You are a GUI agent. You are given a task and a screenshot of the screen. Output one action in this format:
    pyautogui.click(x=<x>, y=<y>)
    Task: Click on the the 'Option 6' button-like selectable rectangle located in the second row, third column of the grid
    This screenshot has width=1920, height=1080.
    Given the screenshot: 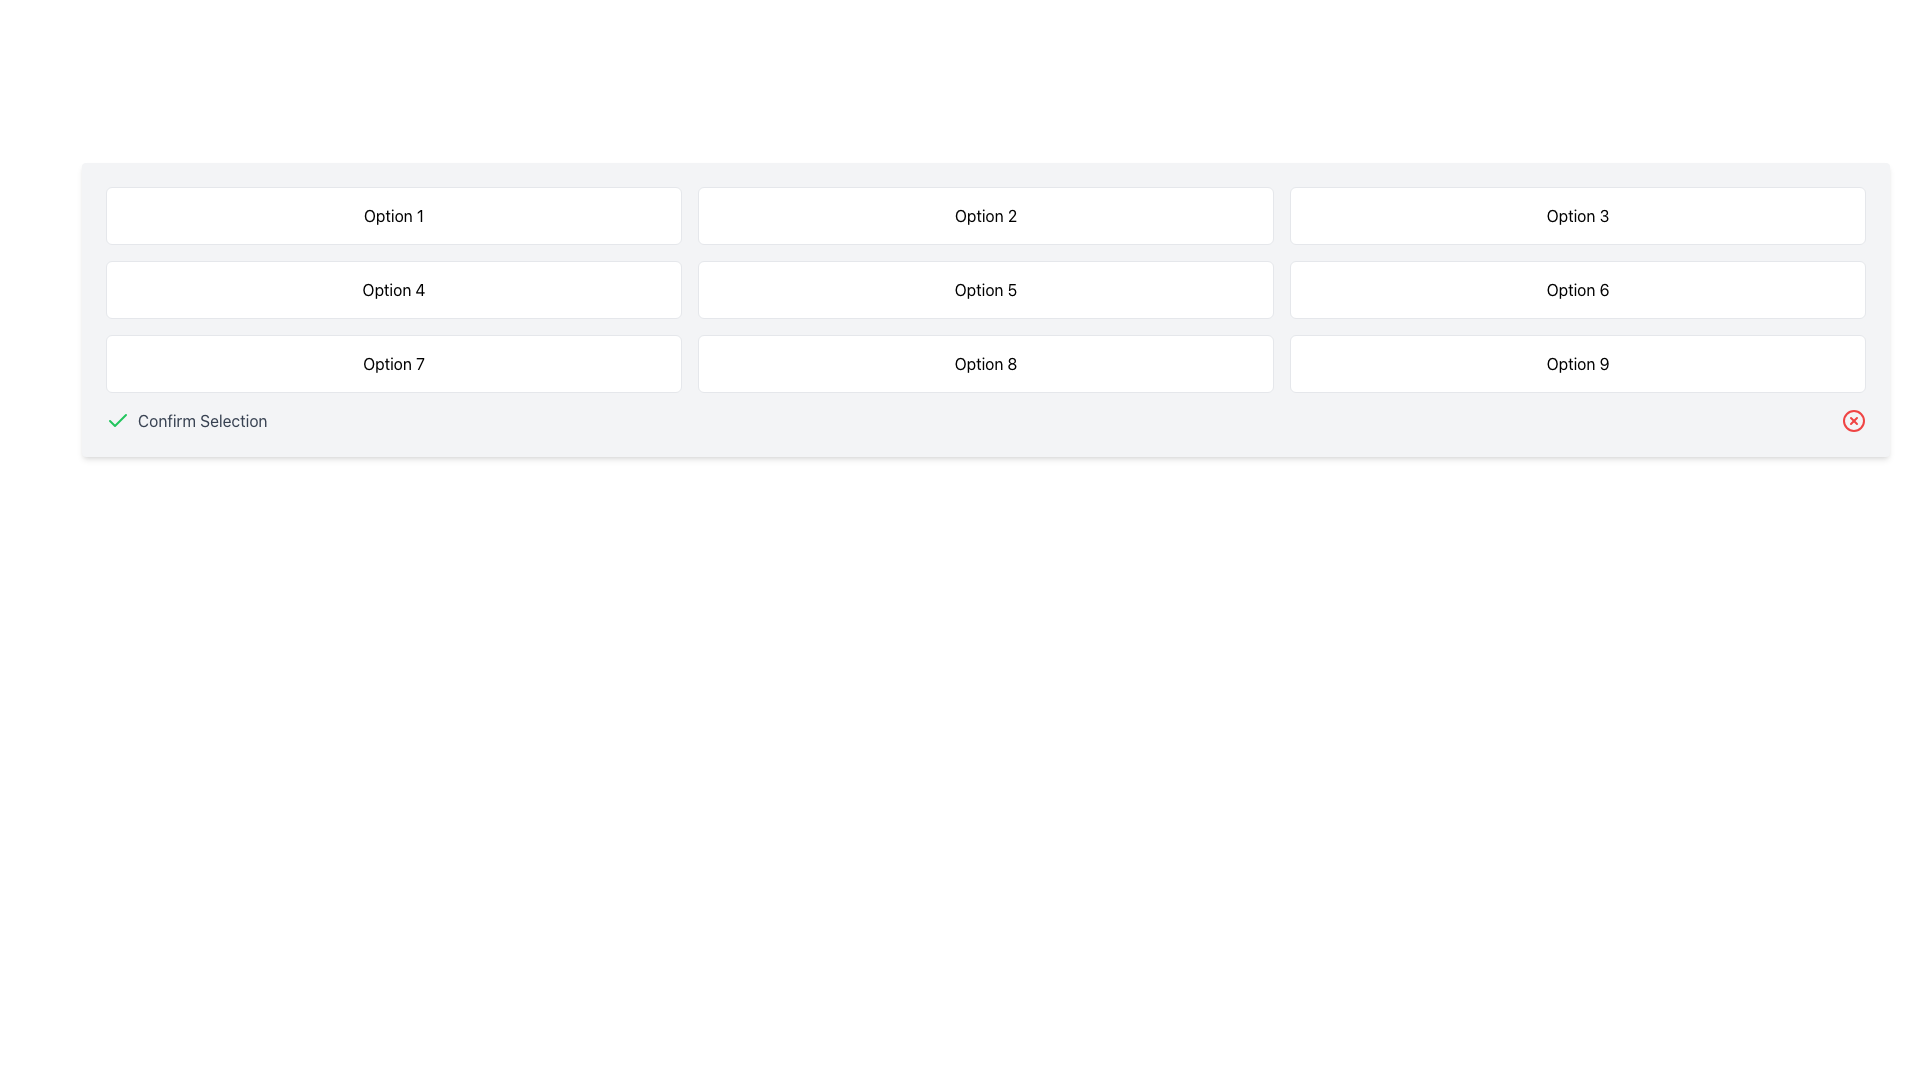 What is the action you would take?
    pyautogui.click(x=1577, y=289)
    